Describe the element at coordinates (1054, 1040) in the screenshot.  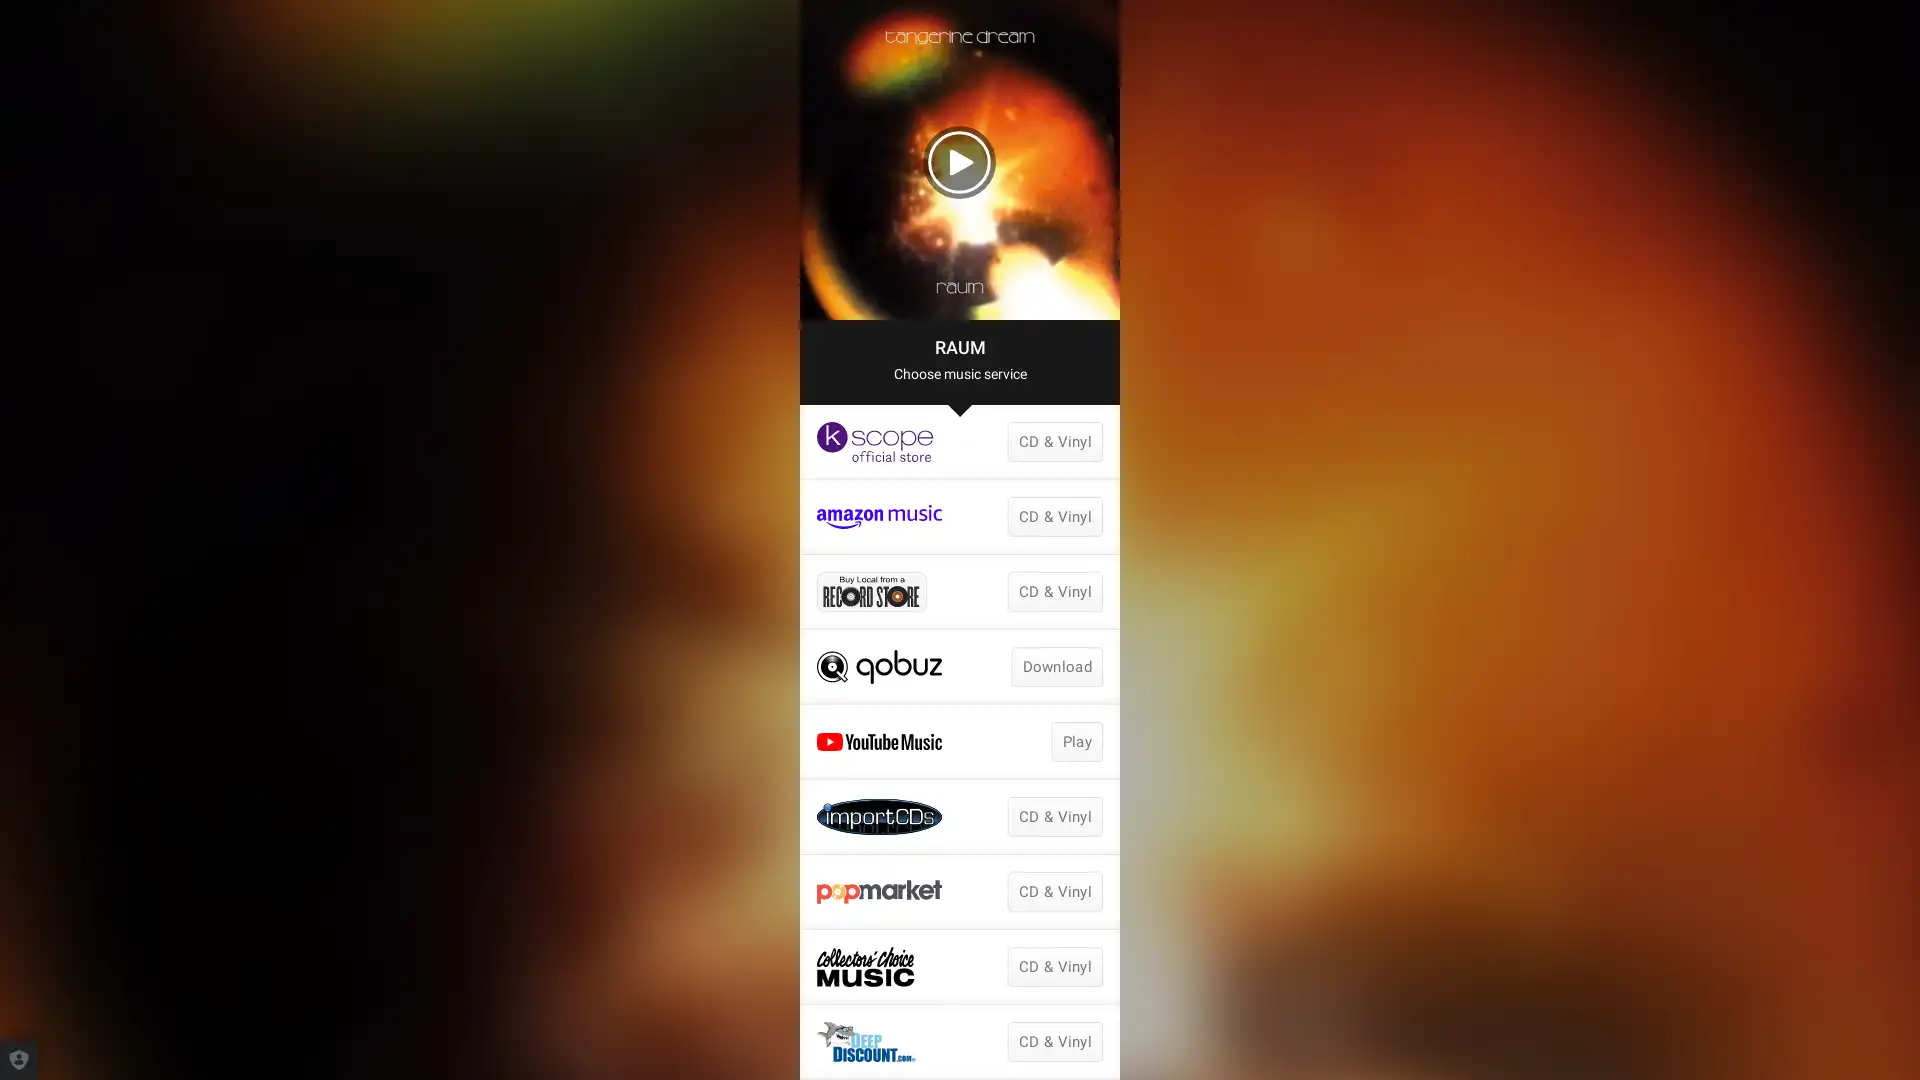
I see `CD & Vinyl` at that location.